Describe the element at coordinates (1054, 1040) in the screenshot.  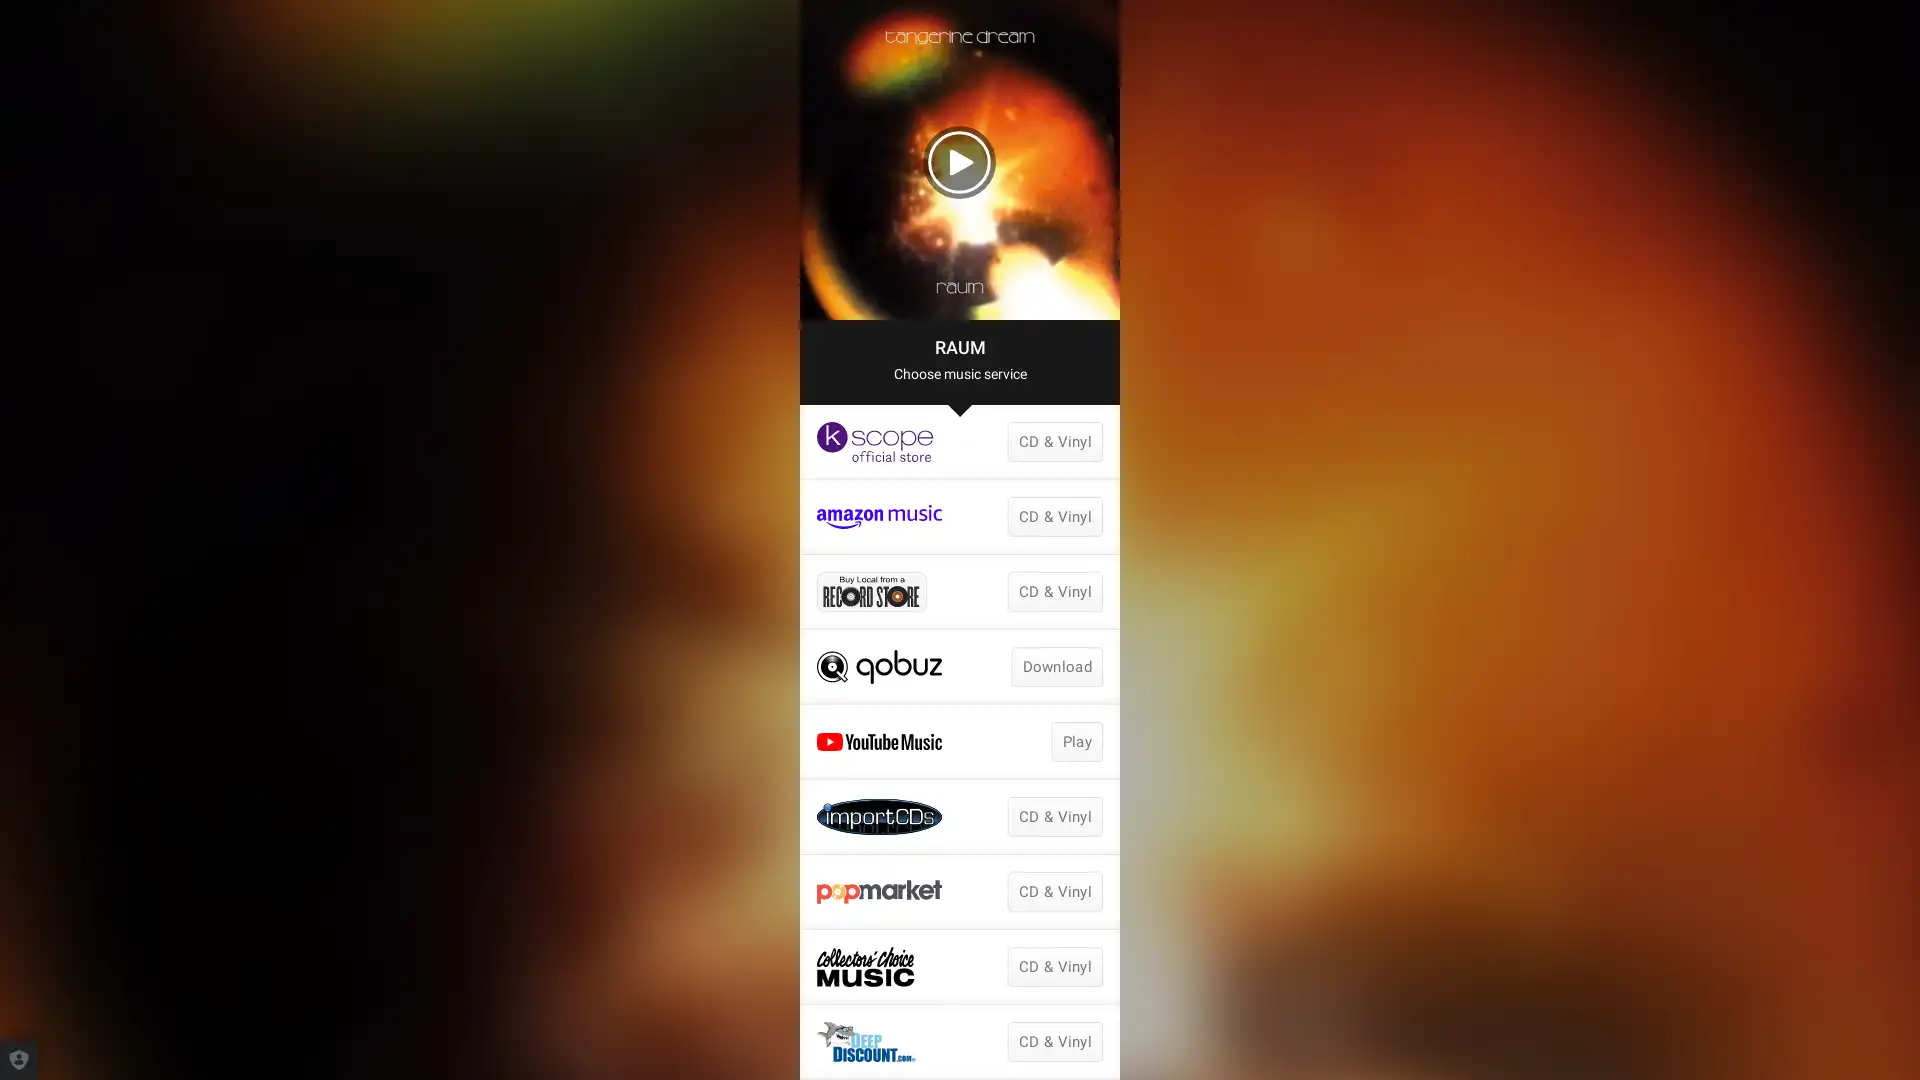
I see `CD & Vinyl` at that location.